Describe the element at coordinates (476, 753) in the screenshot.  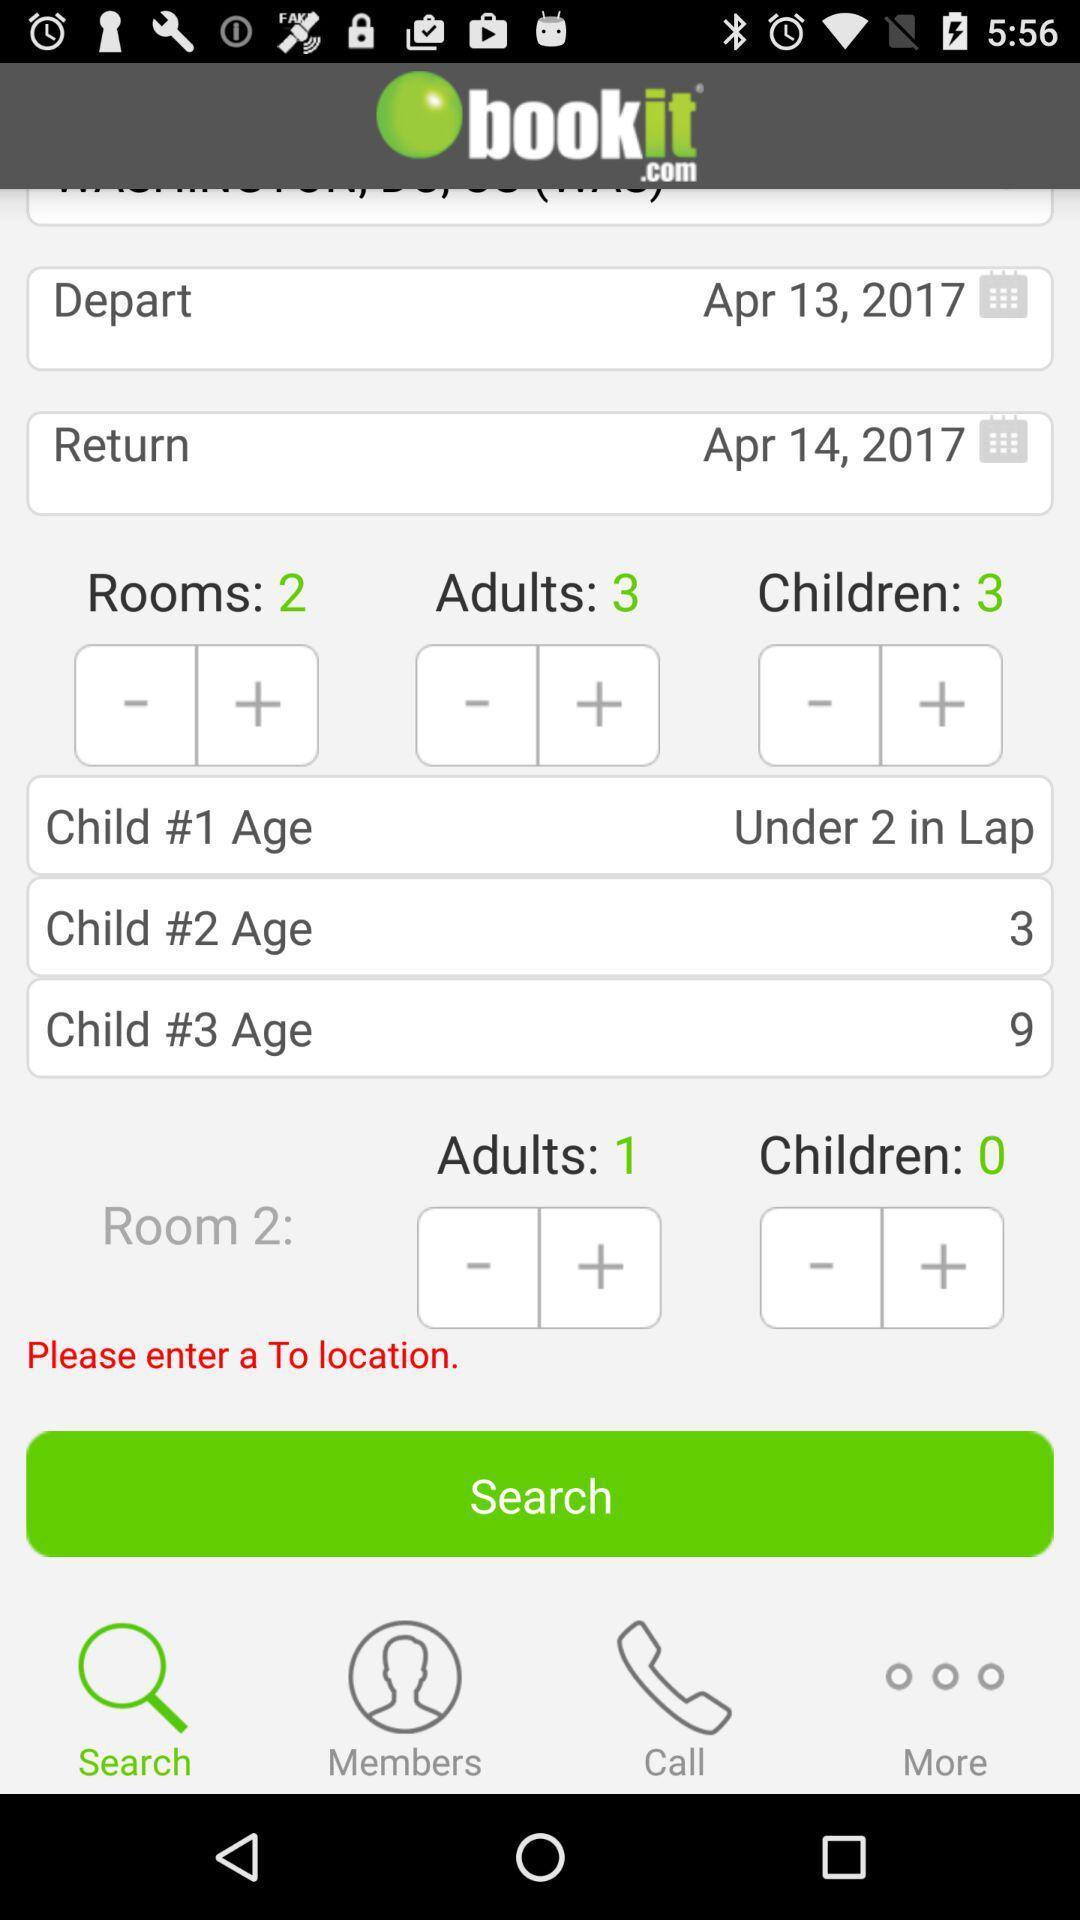
I see `the minus icon` at that location.